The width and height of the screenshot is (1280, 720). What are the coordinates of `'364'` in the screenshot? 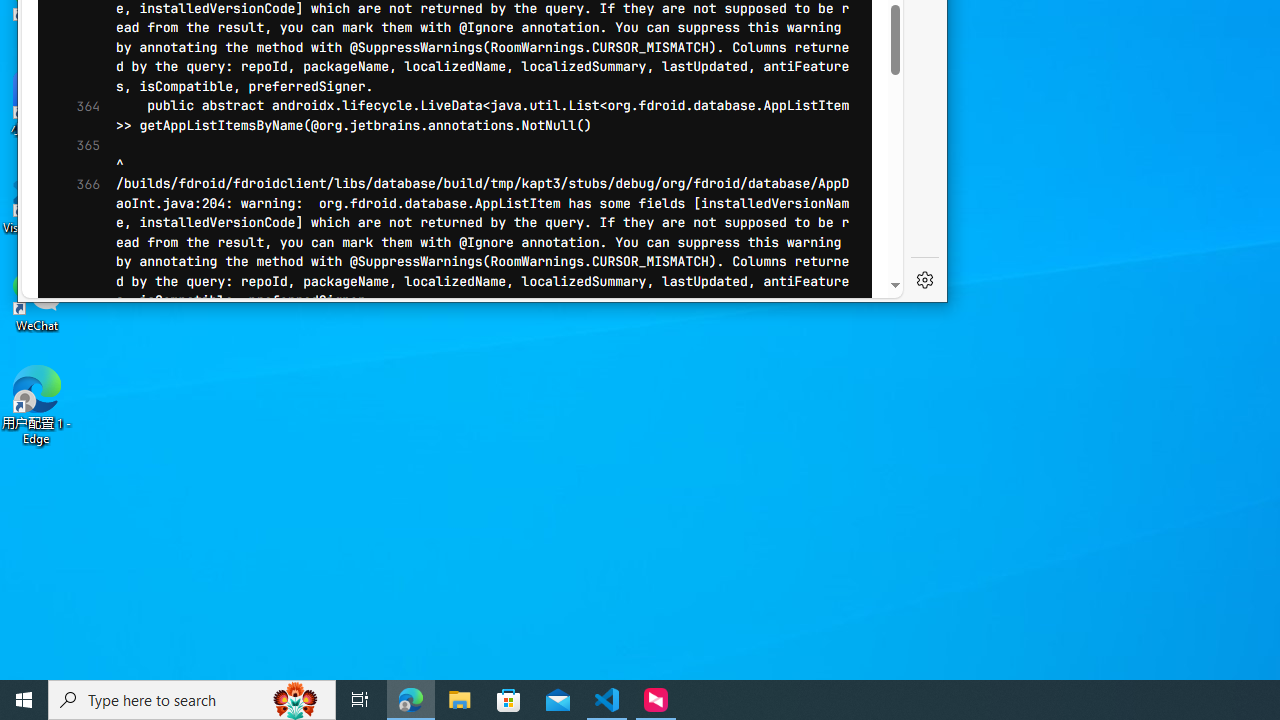 It's located at (81, 115).